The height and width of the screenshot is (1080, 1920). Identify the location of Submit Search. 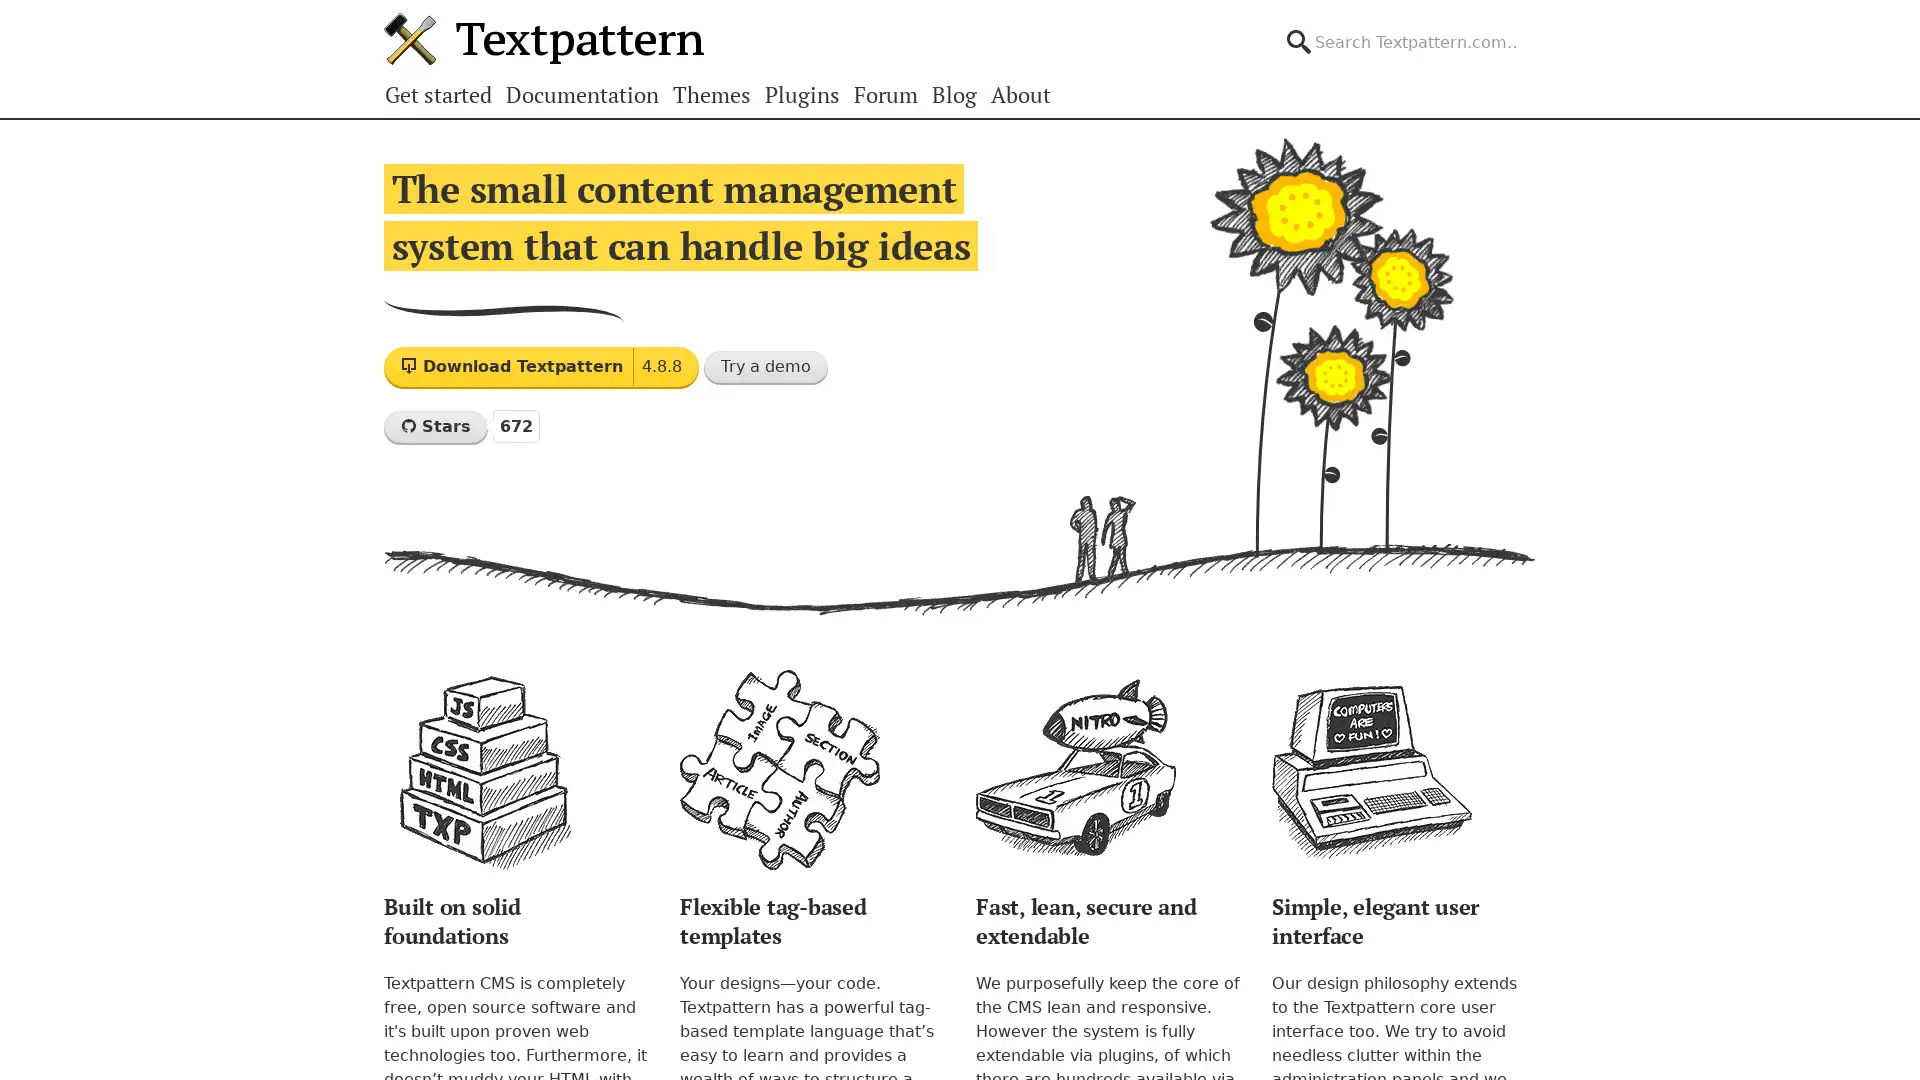
(1534, 24).